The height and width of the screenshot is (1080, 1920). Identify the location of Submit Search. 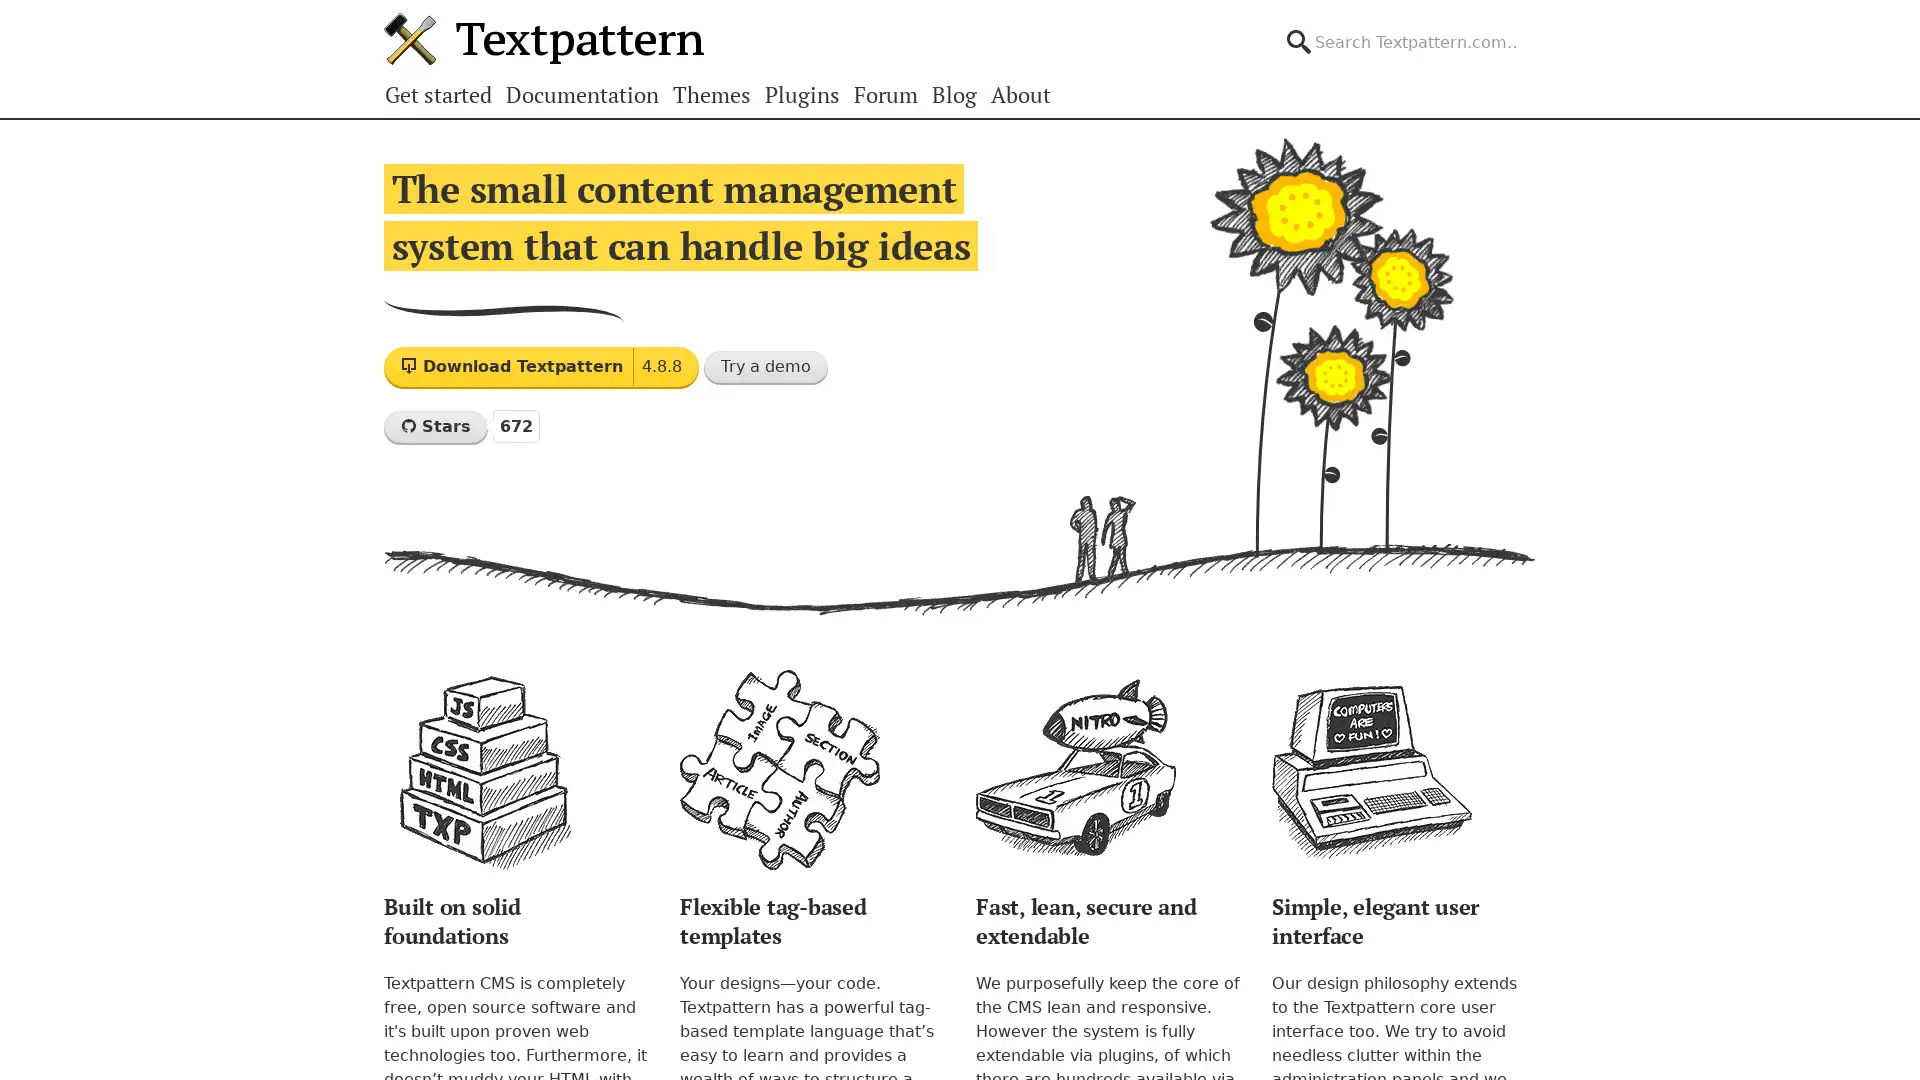
(1534, 24).